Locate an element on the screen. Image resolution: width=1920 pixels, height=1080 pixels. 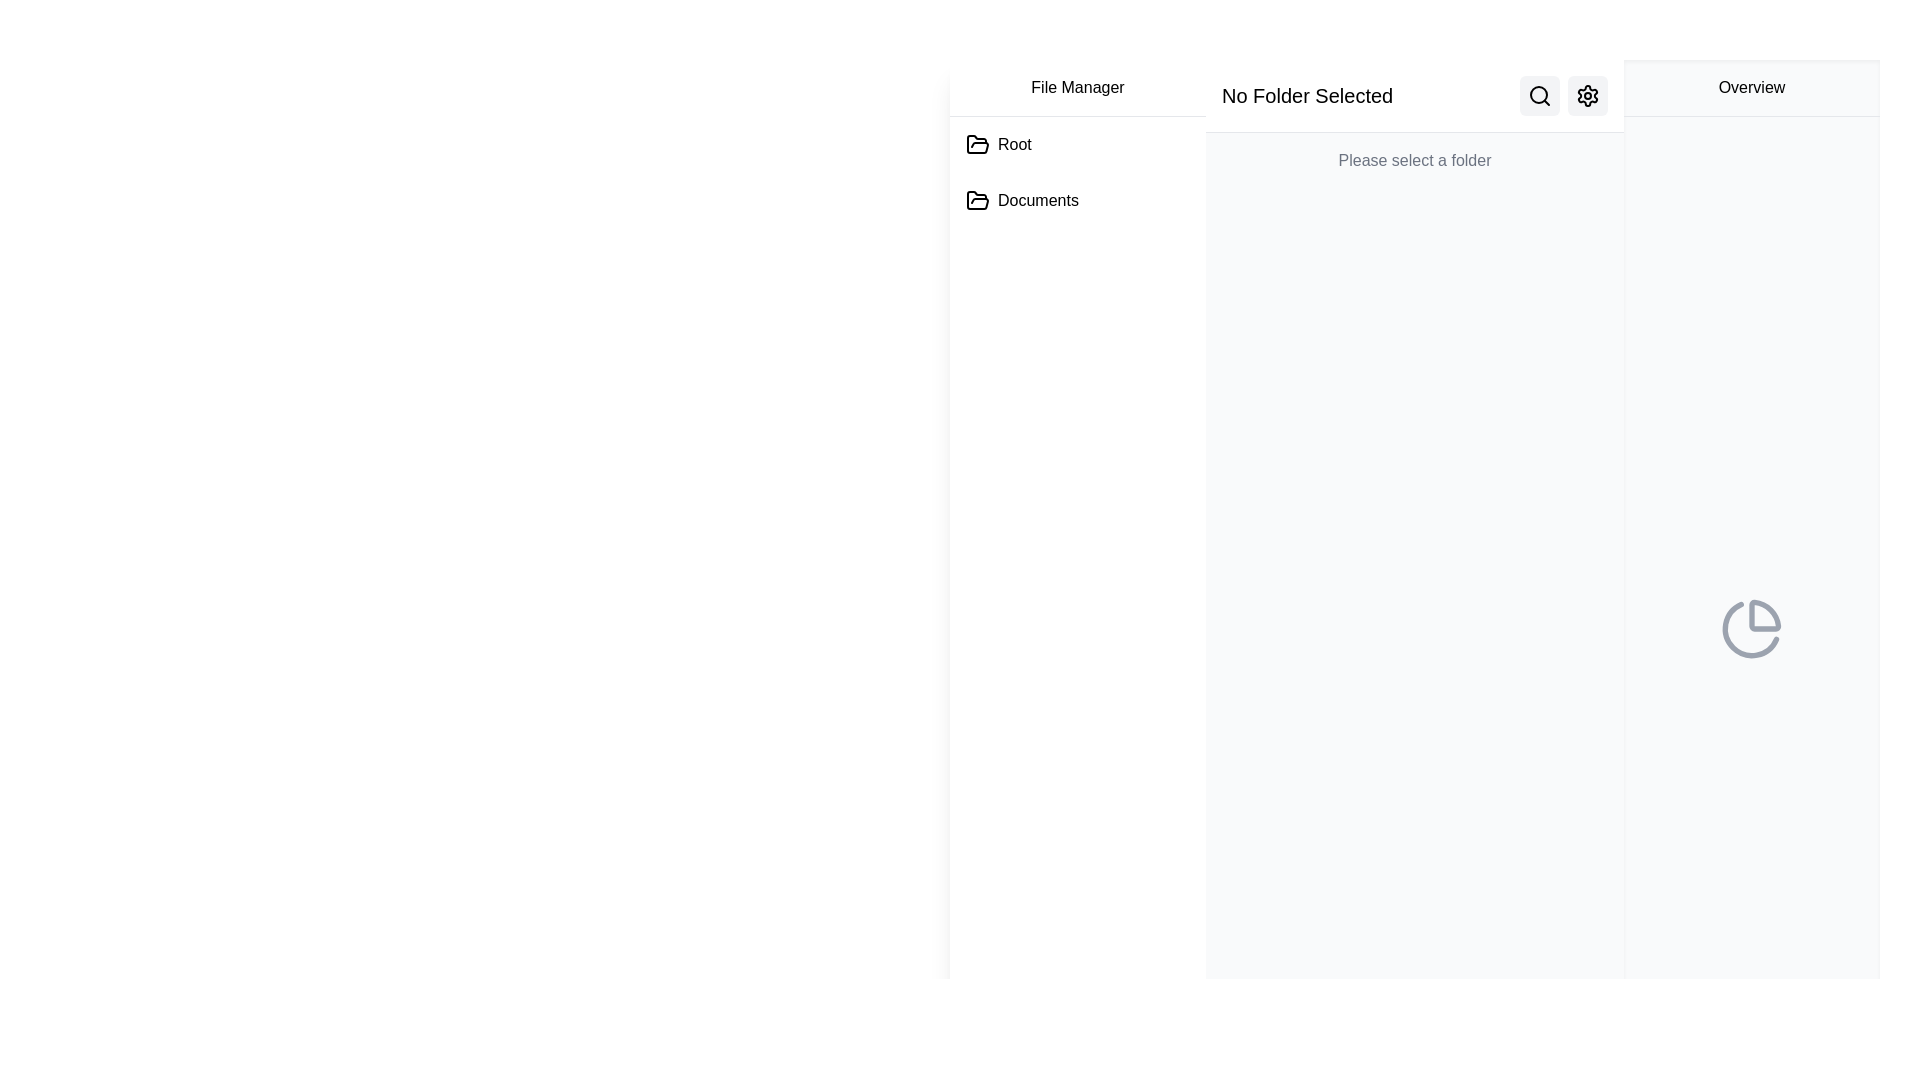
the cogwheel-shaped settings icon located in the top-right corner of the user interface is located at coordinates (1587, 96).